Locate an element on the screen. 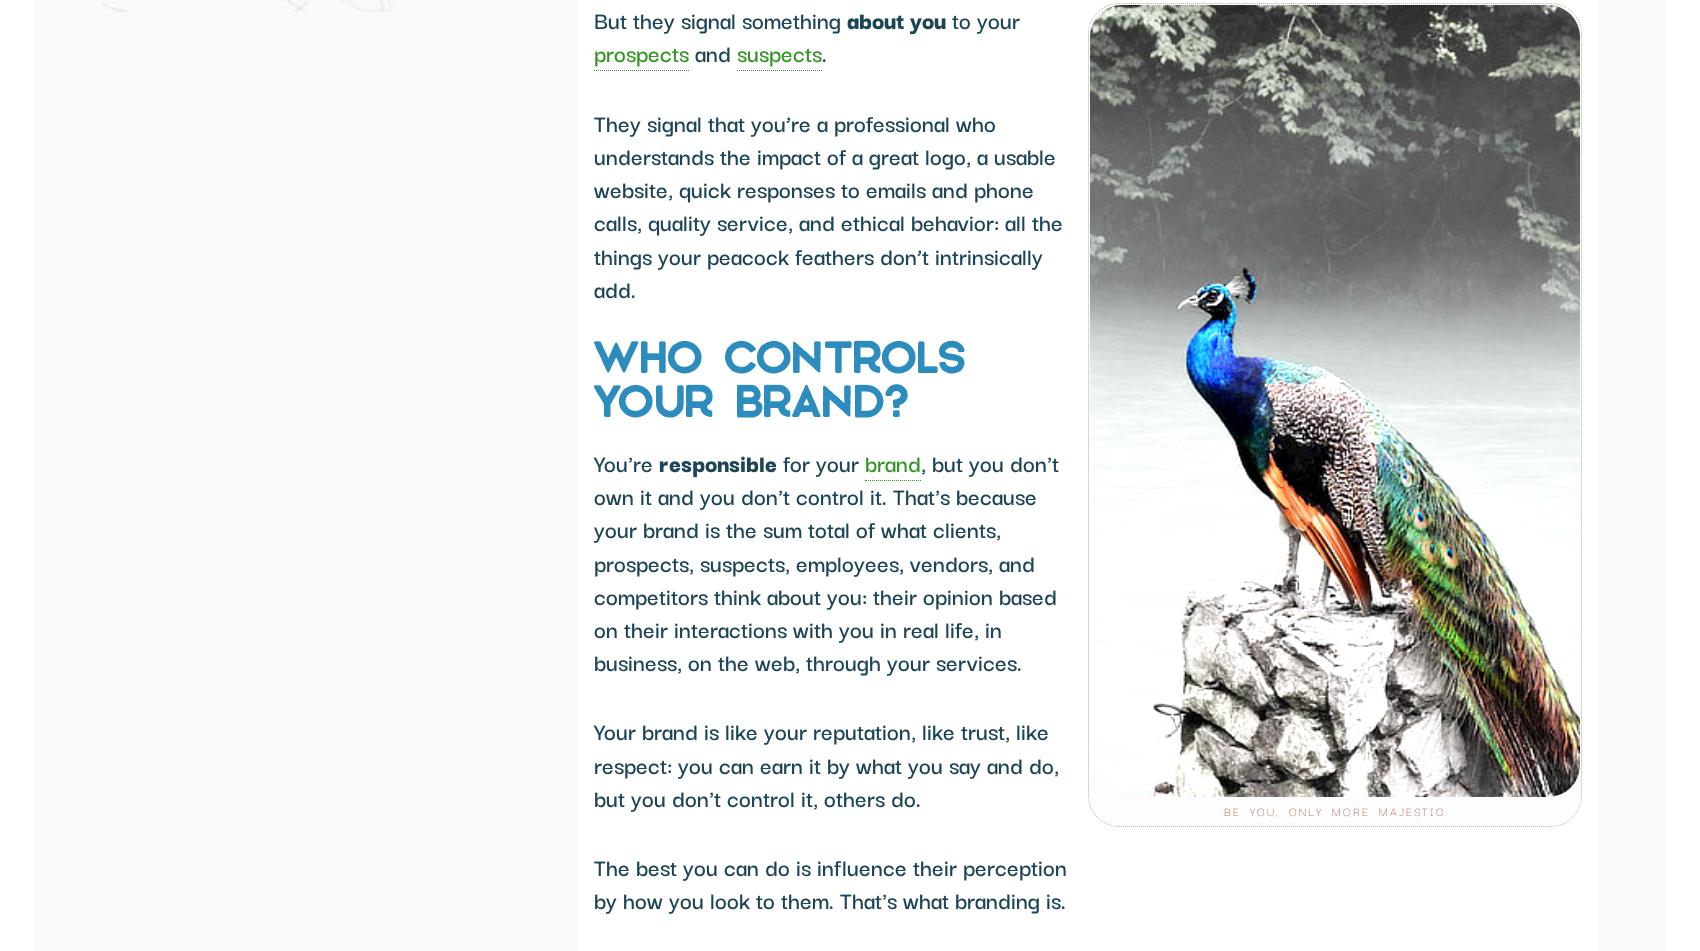 Image resolution: width=1700 pixels, height=951 pixels. 'brand' is located at coordinates (893, 461).